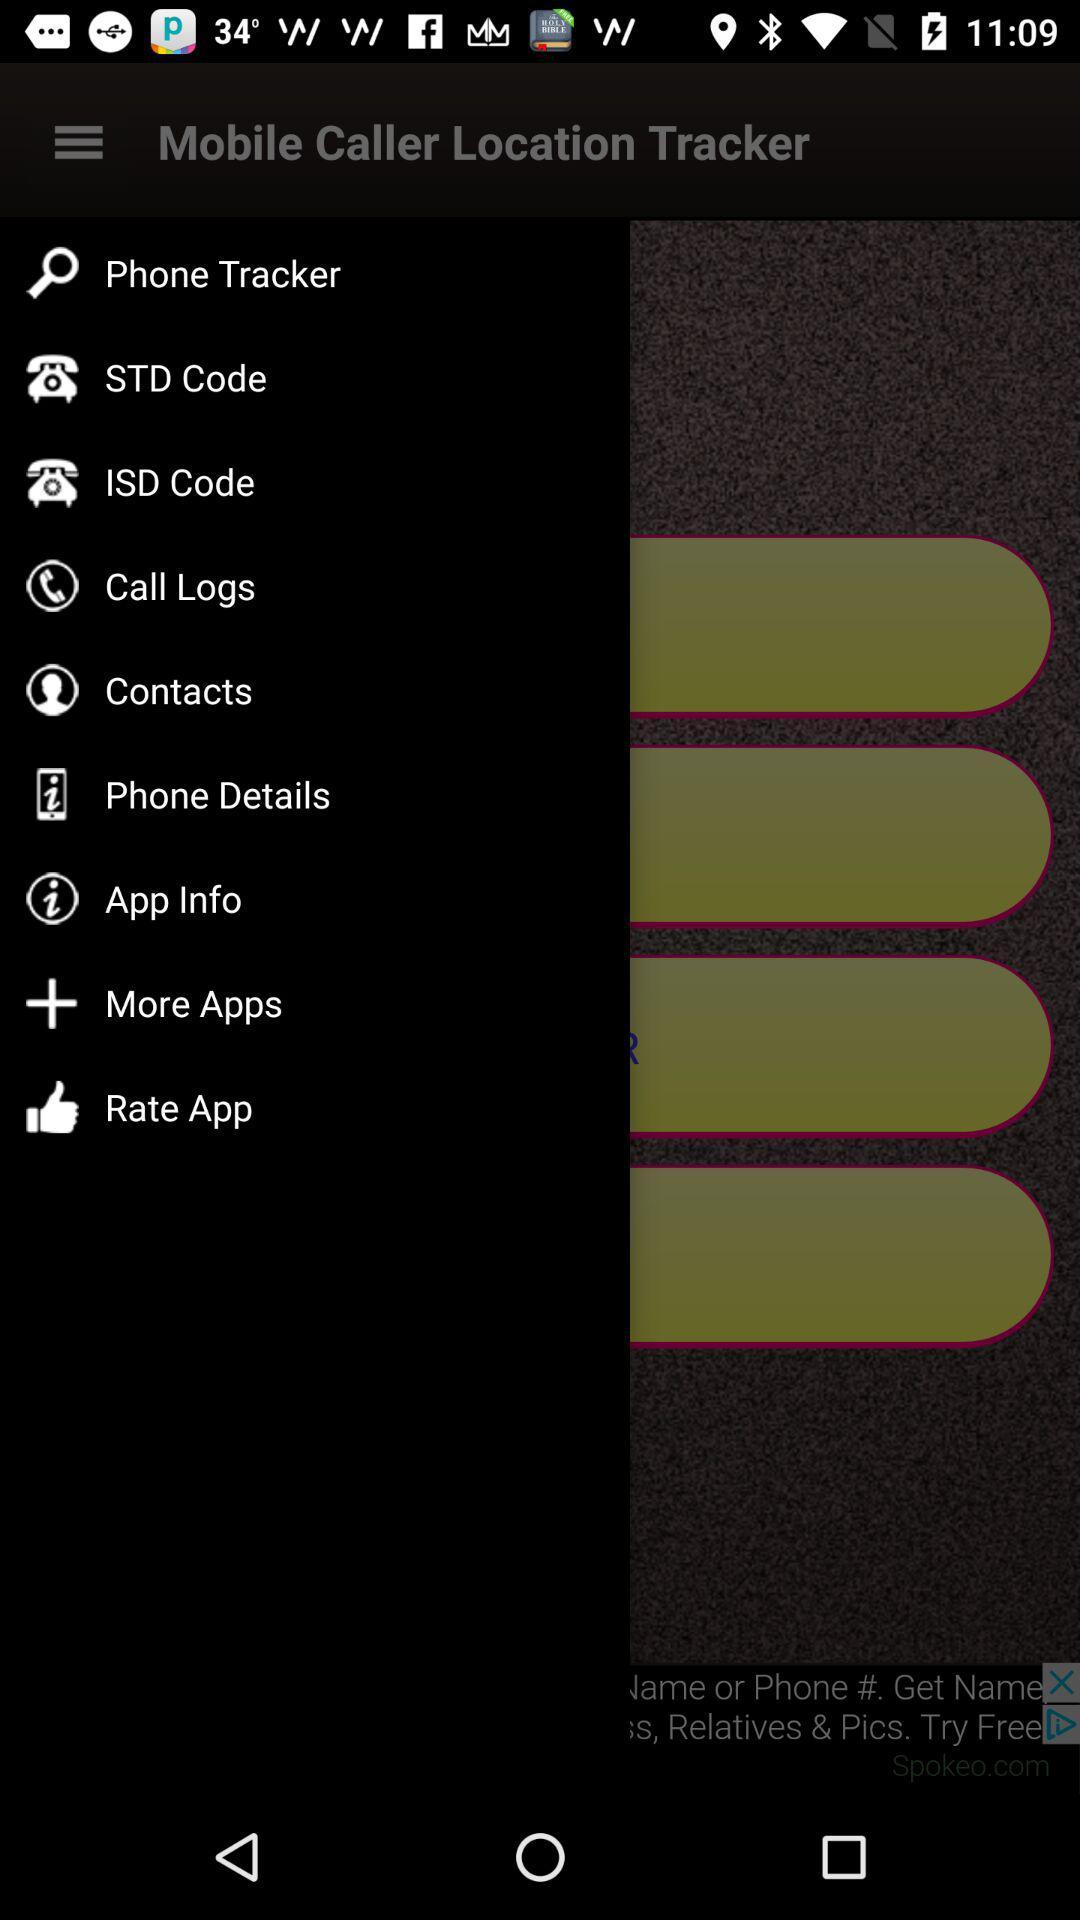  I want to click on the symbol to the left side of isd code, so click(51, 481).